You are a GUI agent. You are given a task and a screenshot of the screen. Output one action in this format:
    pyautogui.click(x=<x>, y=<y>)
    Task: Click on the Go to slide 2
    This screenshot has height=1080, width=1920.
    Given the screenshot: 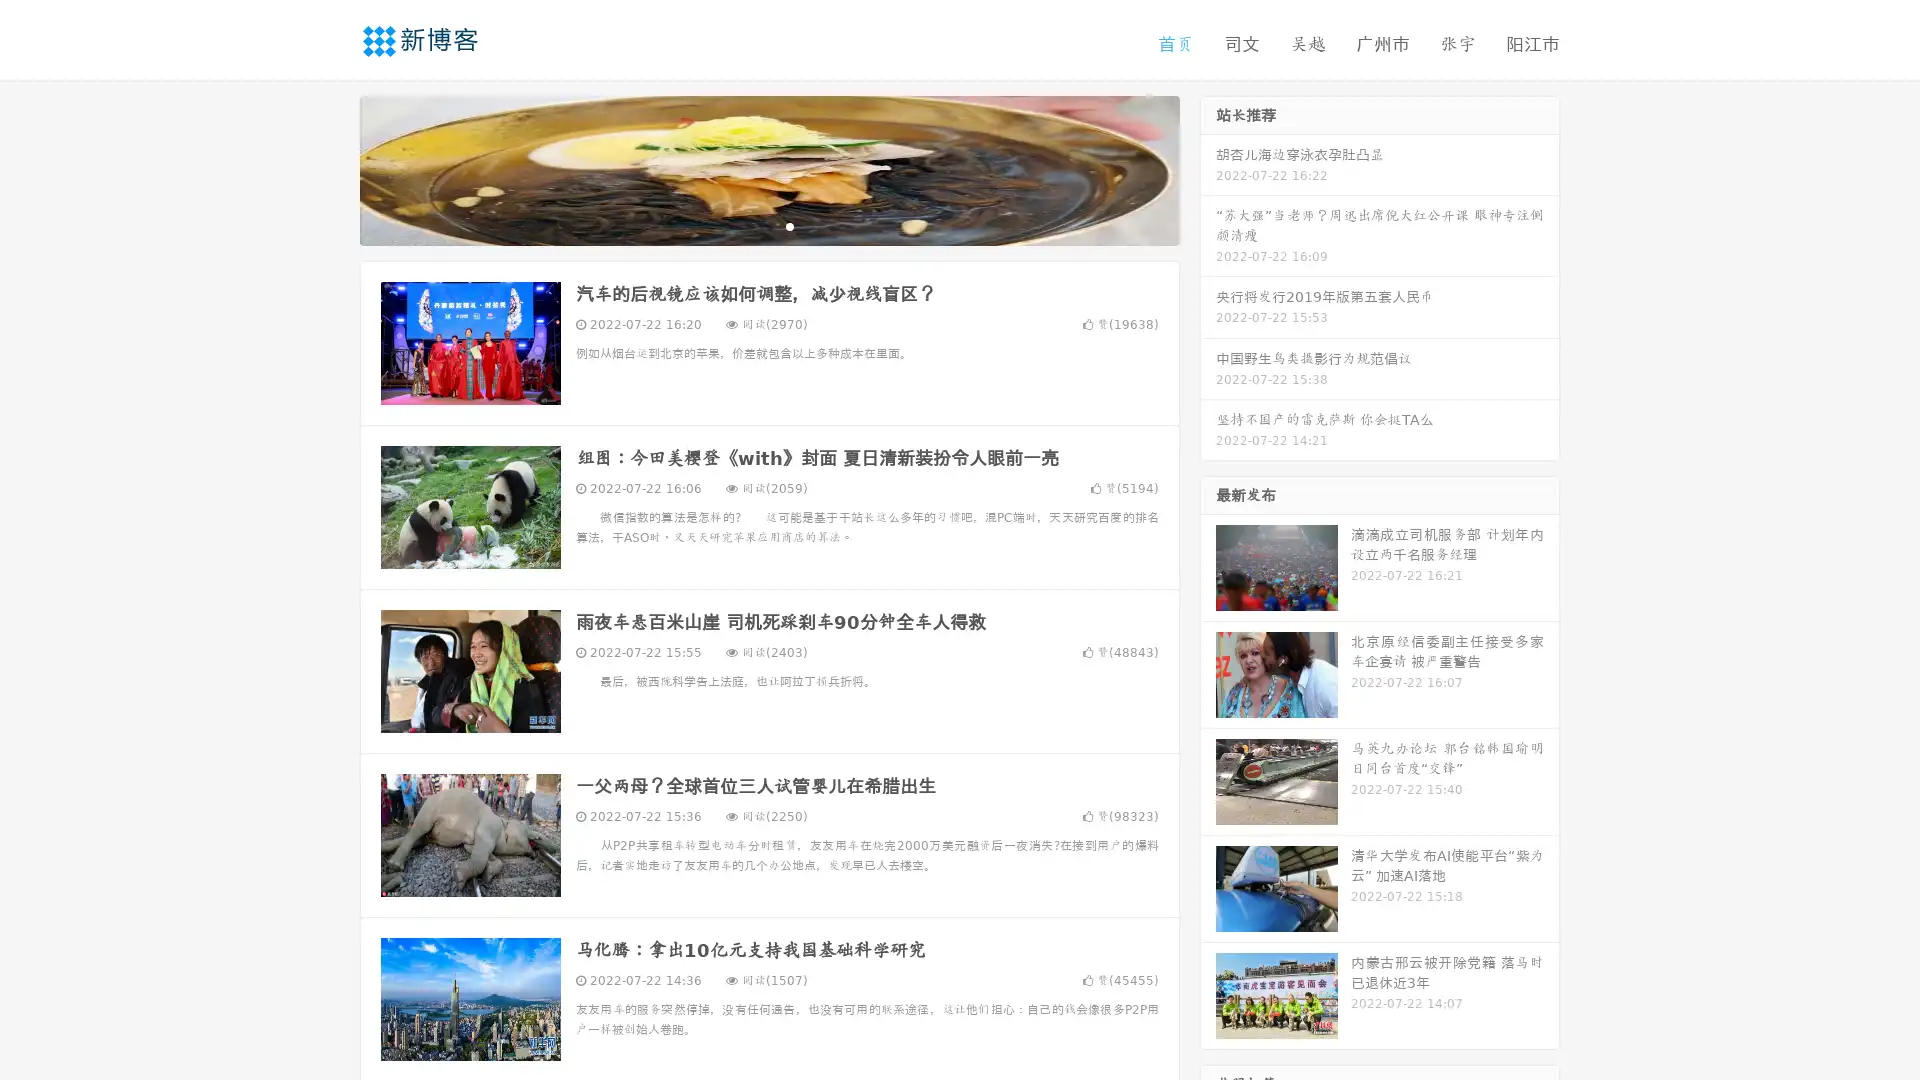 What is the action you would take?
    pyautogui.click(x=768, y=225)
    